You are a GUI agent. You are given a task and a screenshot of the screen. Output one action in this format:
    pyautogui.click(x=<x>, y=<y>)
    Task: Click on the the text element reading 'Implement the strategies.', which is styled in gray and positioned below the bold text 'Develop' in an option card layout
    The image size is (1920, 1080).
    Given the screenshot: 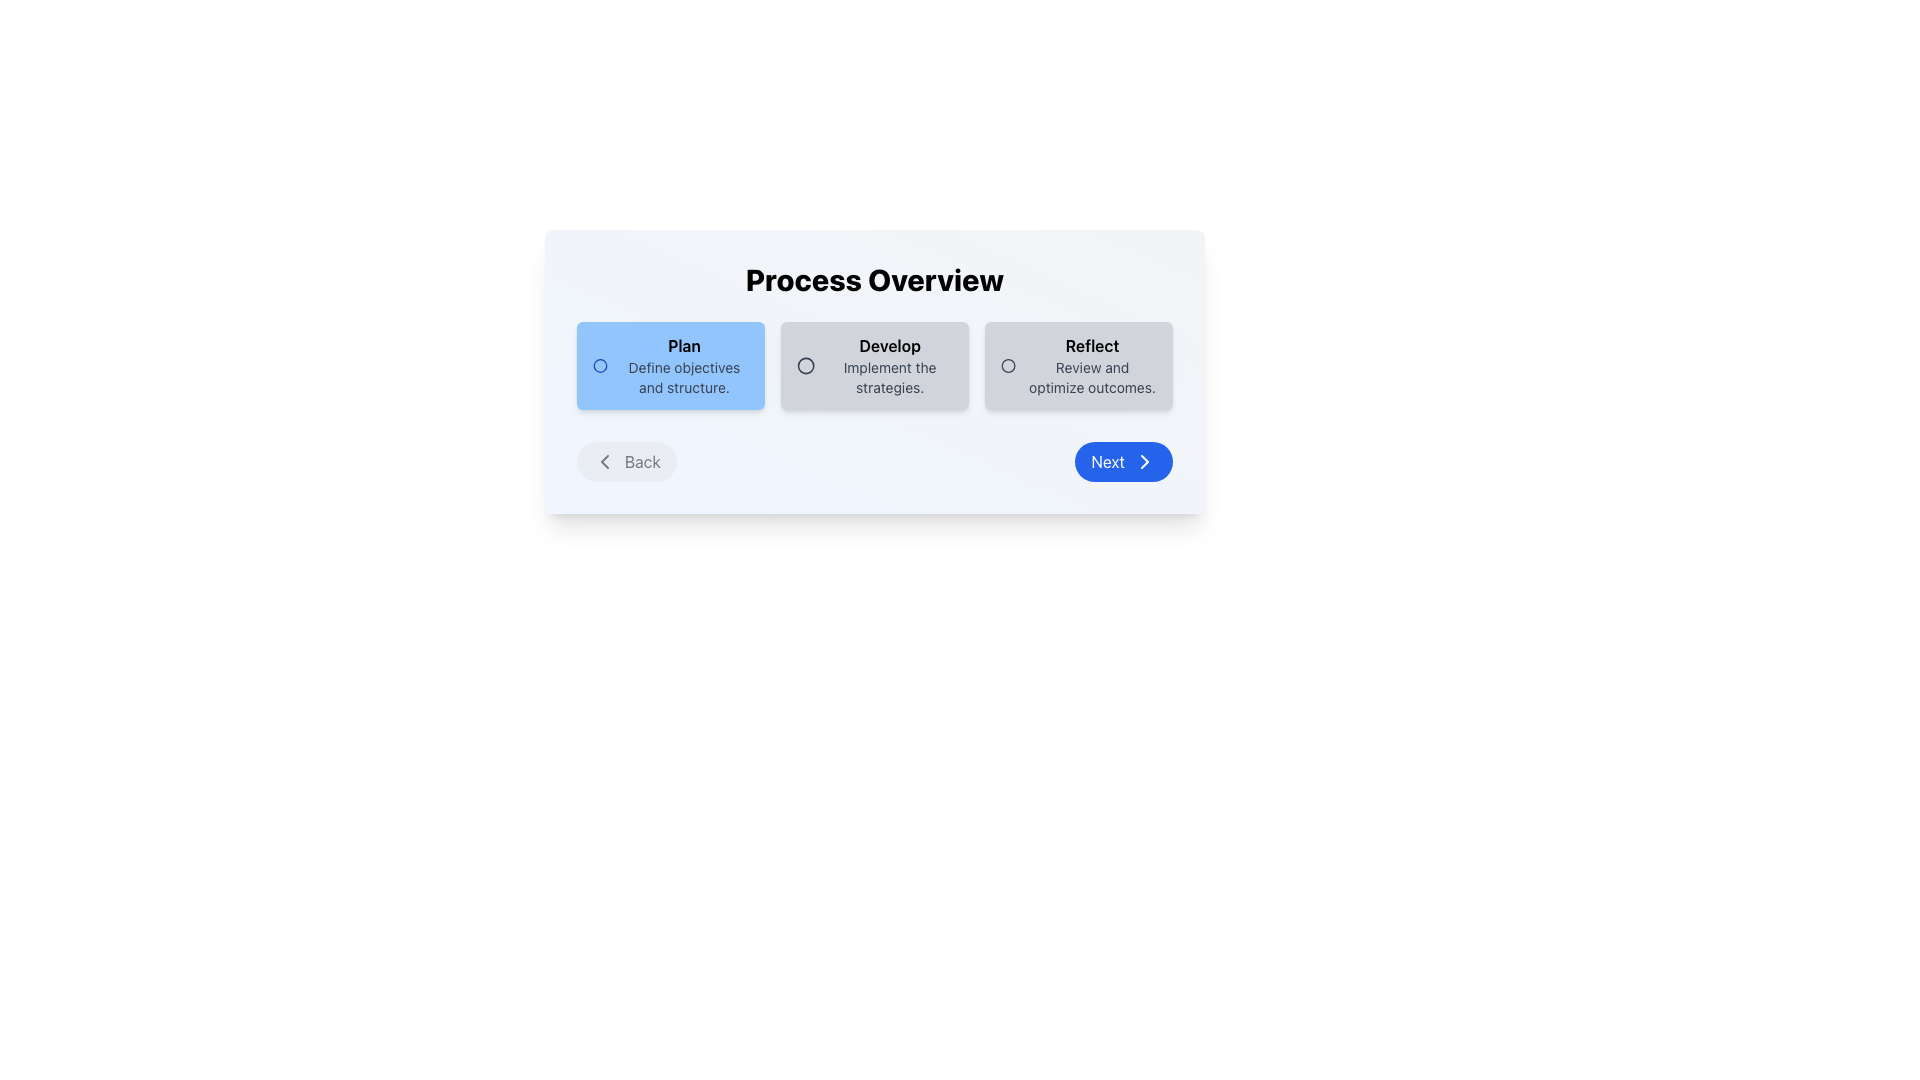 What is the action you would take?
    pyautogui.click(x=889, y=378)
    